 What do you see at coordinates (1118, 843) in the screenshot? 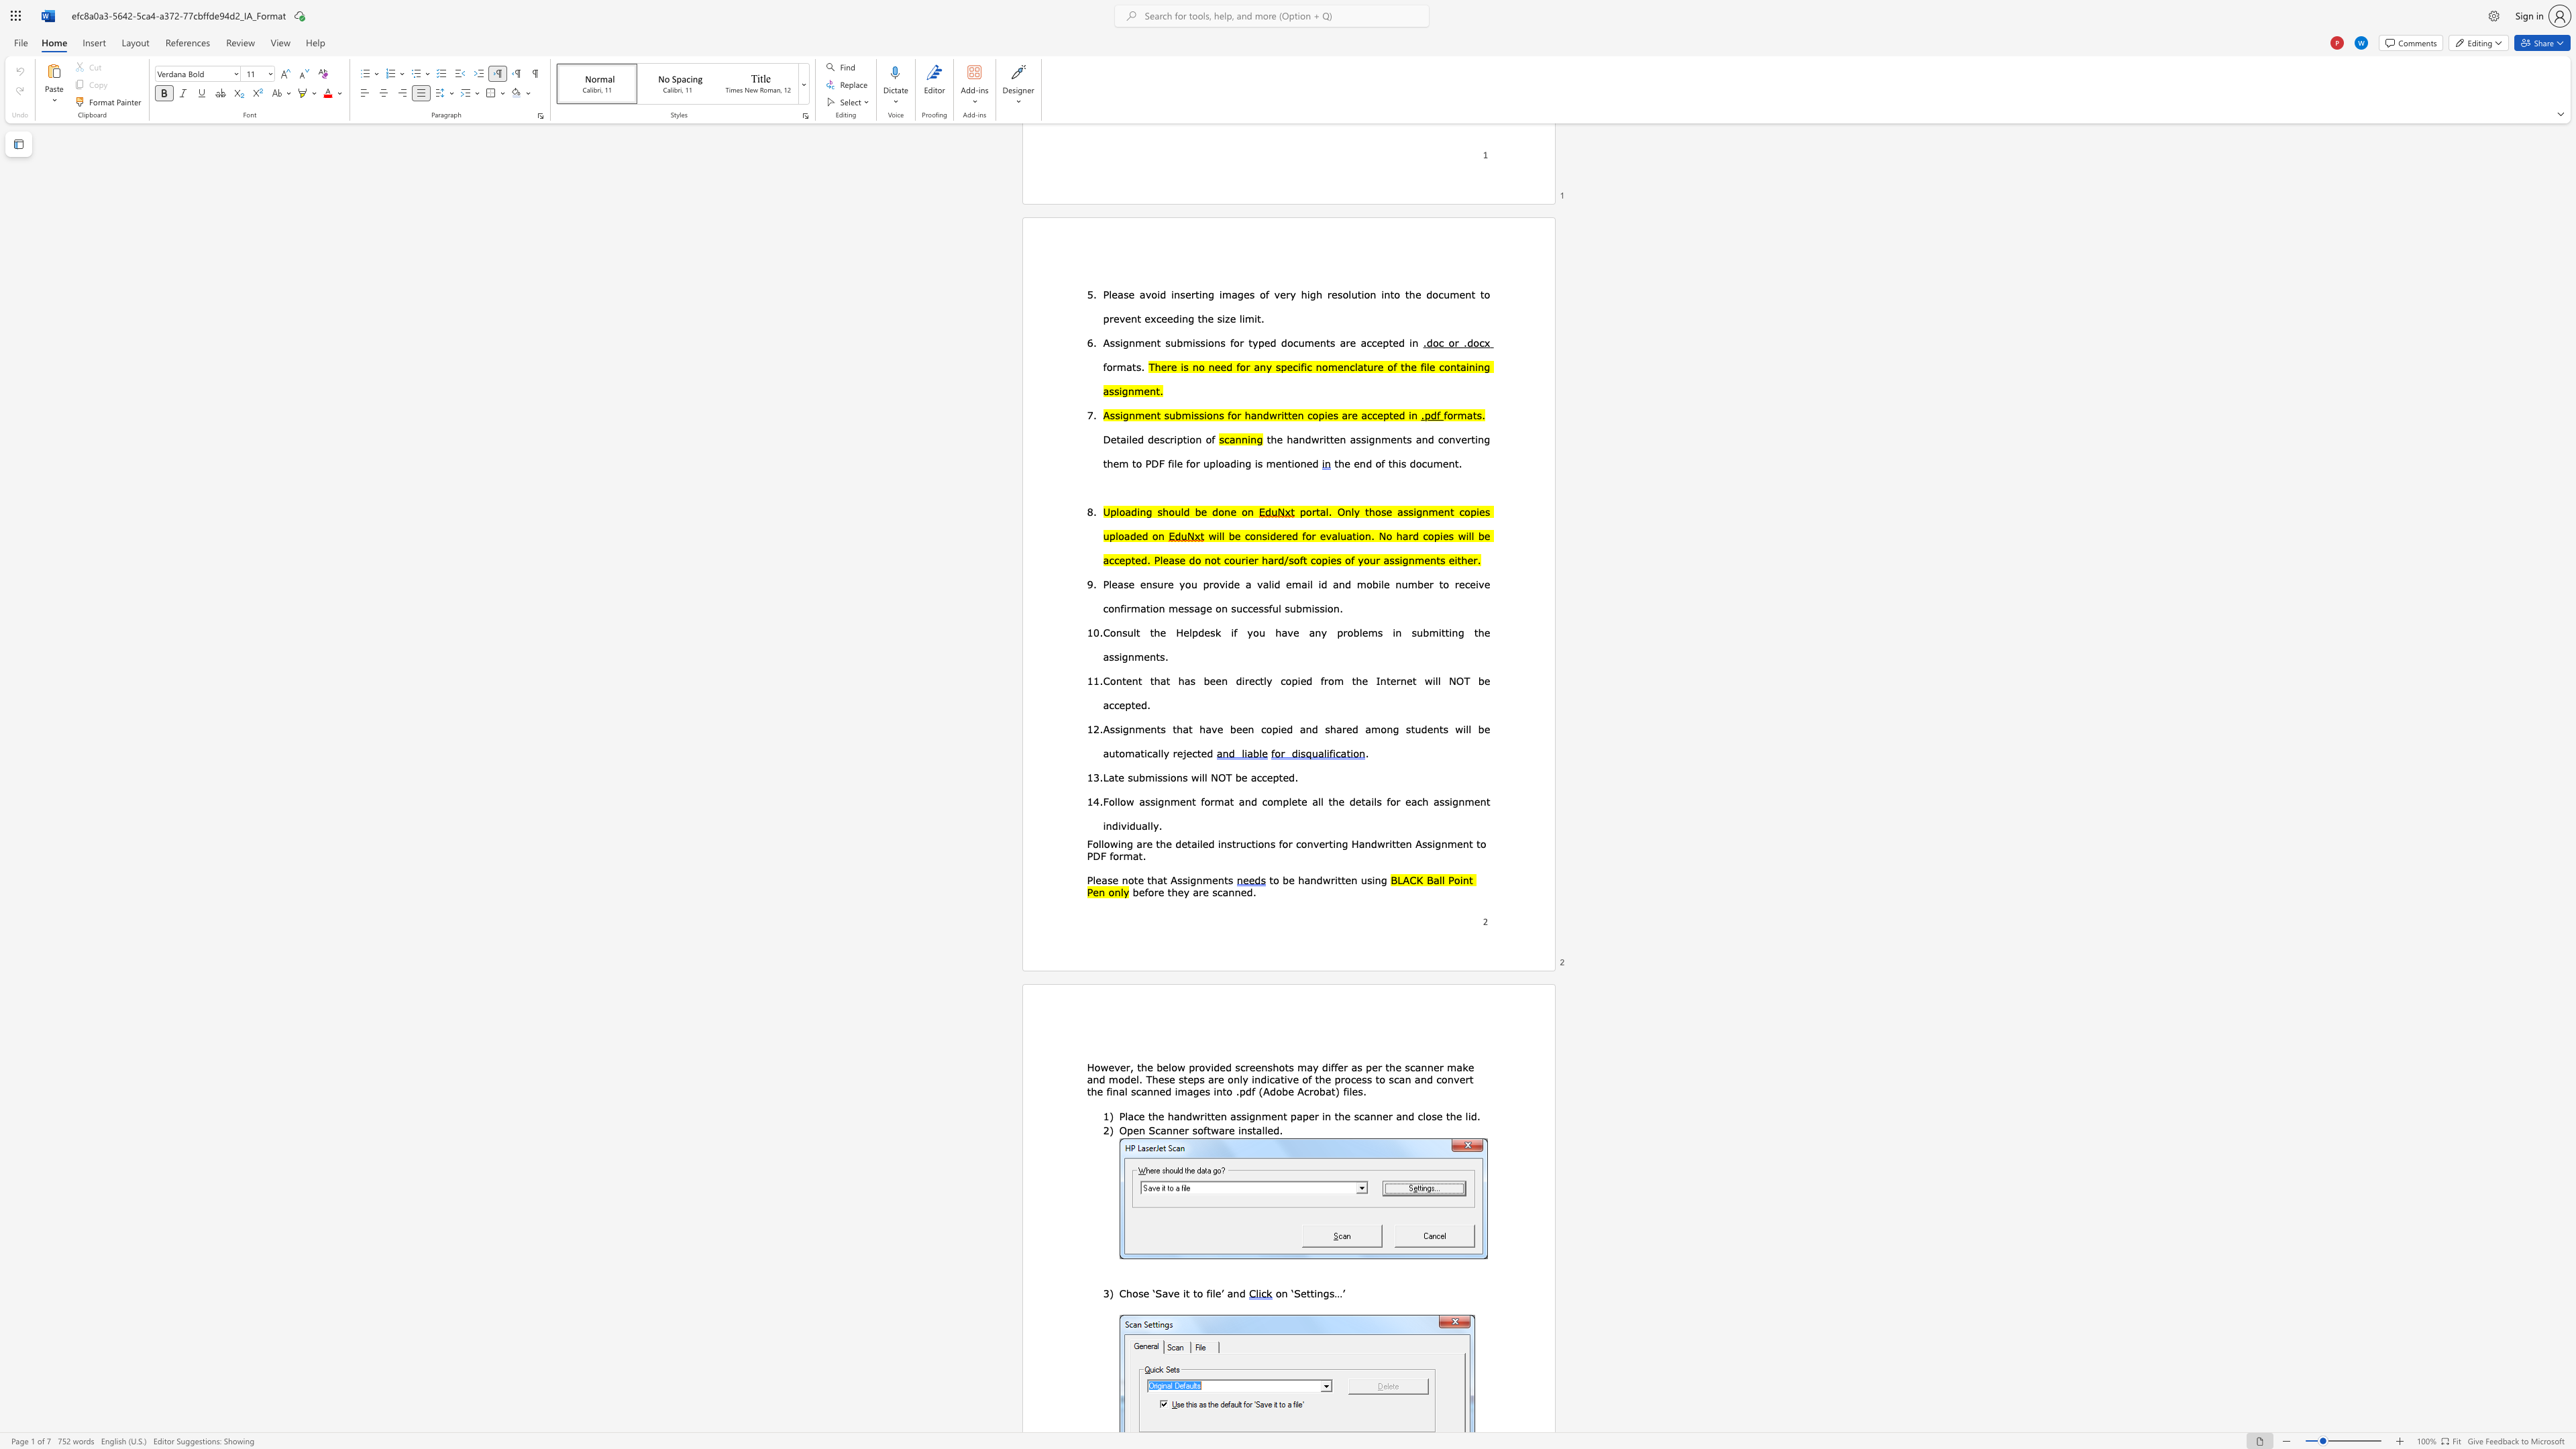
I see `the subset text "ing are th" within the text "Following are the"` at bounding box center [1118, 843].